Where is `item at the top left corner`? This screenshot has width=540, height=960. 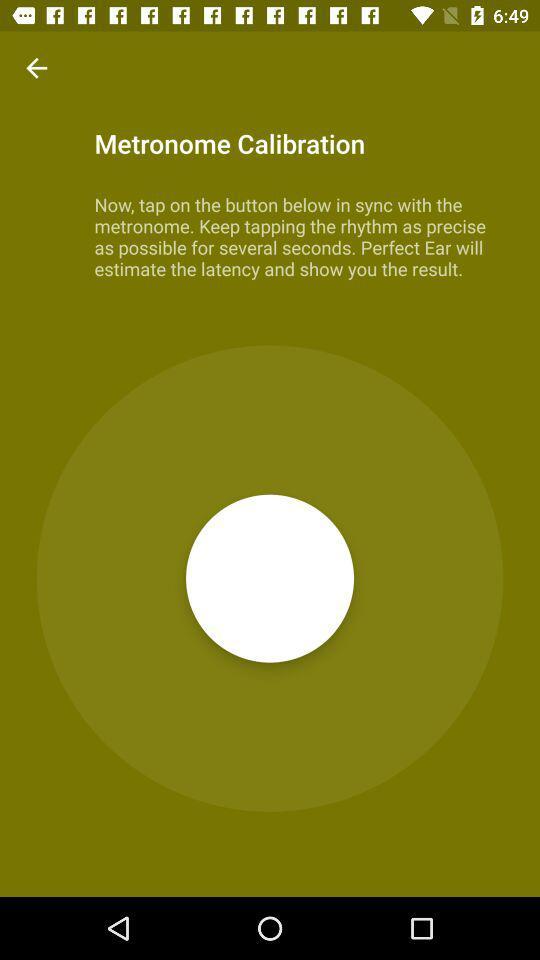 item at the top left corner is located at coordinates (36, 68).